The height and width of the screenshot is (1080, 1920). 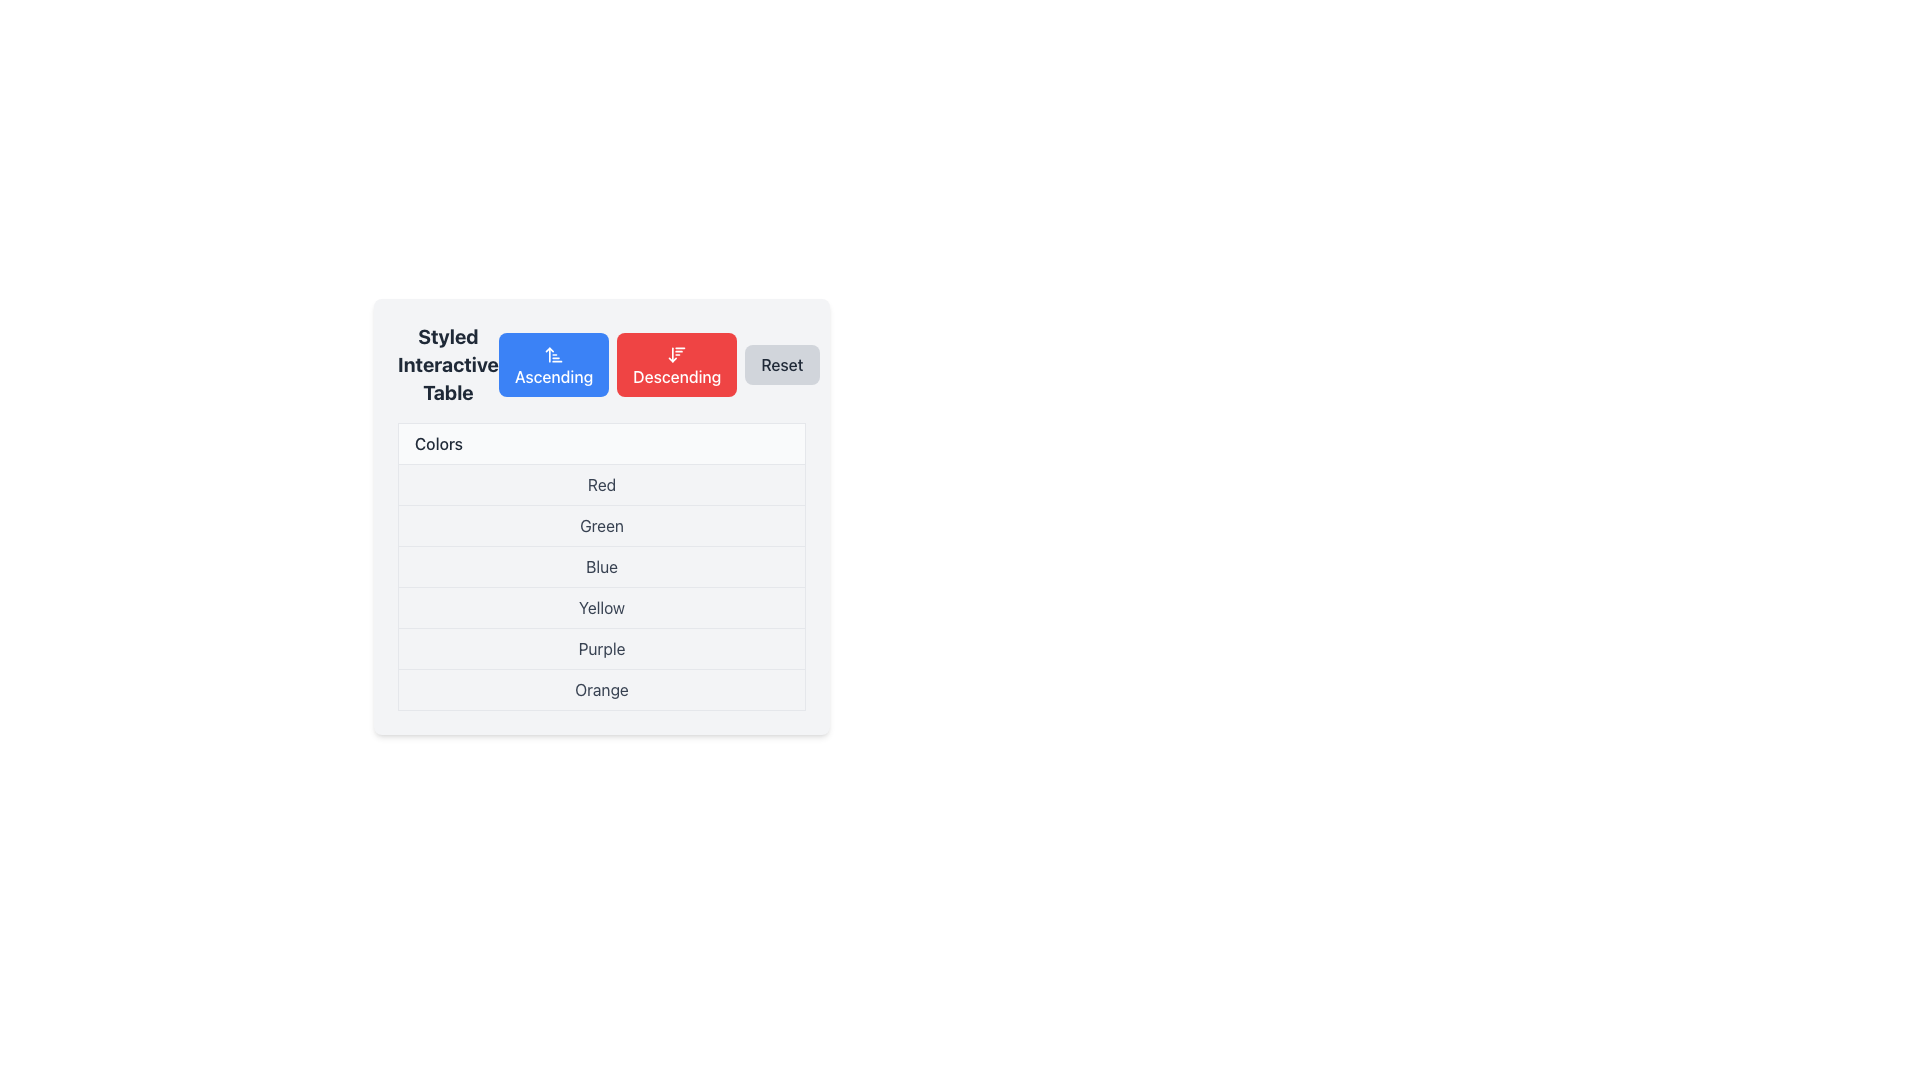 I want to click on the table row element representing the color 'Orange', so click(x=600, y=689).